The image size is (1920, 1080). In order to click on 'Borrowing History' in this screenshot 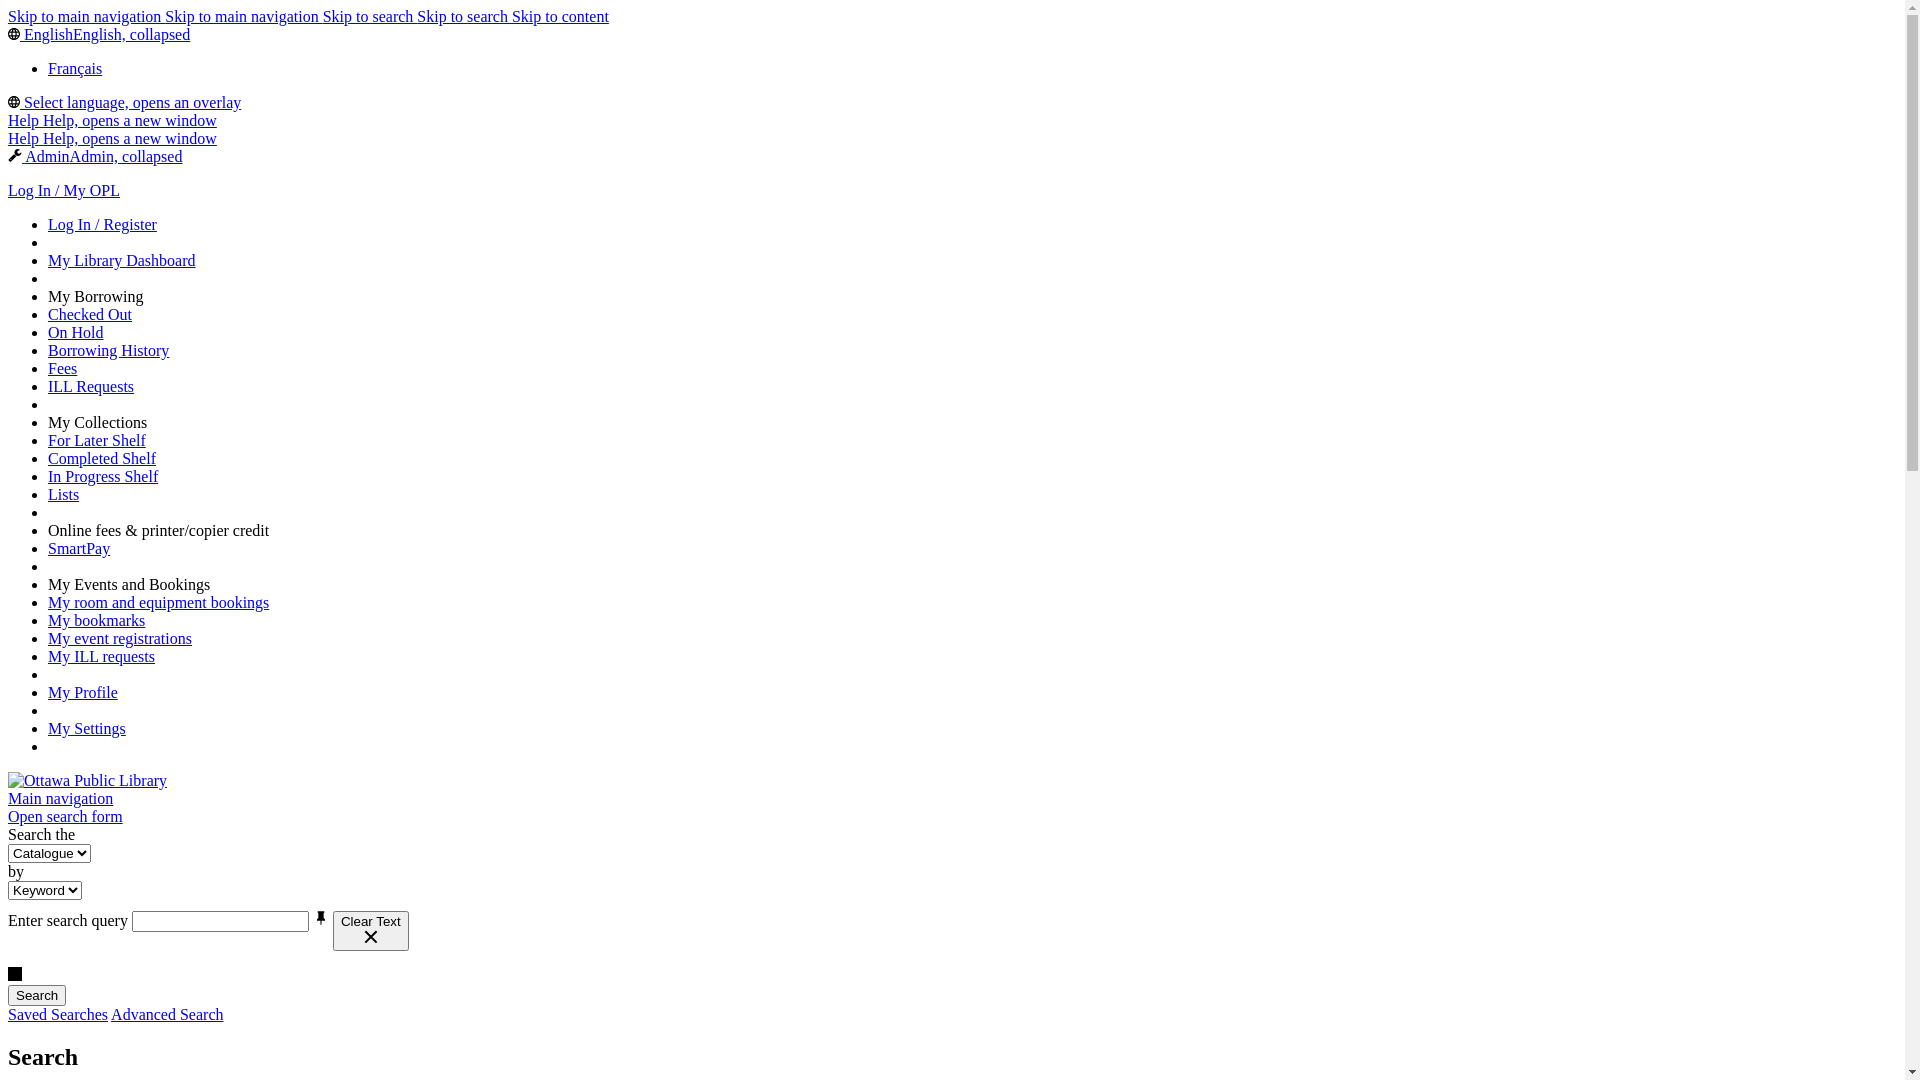, I will do `click(48, 349)`.